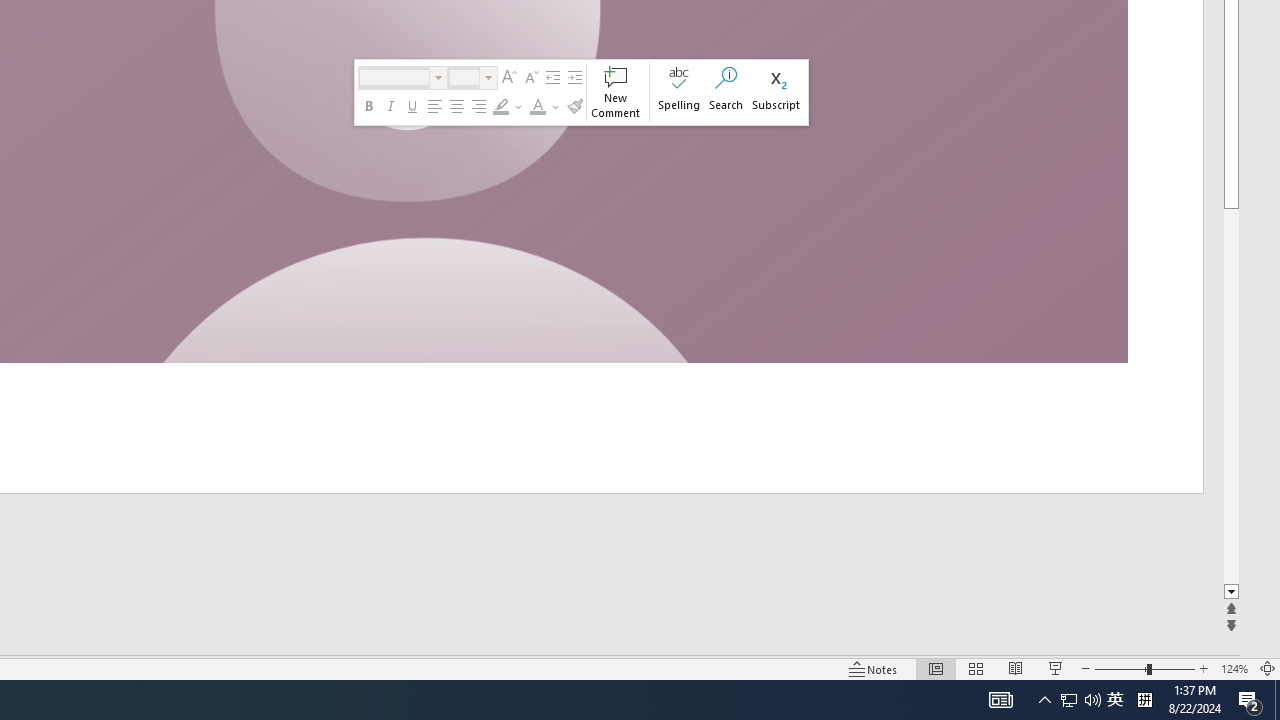  Describe the element at coordinates (552, 77) in the screenshot. I see `'Decrease Indent'` at that location.